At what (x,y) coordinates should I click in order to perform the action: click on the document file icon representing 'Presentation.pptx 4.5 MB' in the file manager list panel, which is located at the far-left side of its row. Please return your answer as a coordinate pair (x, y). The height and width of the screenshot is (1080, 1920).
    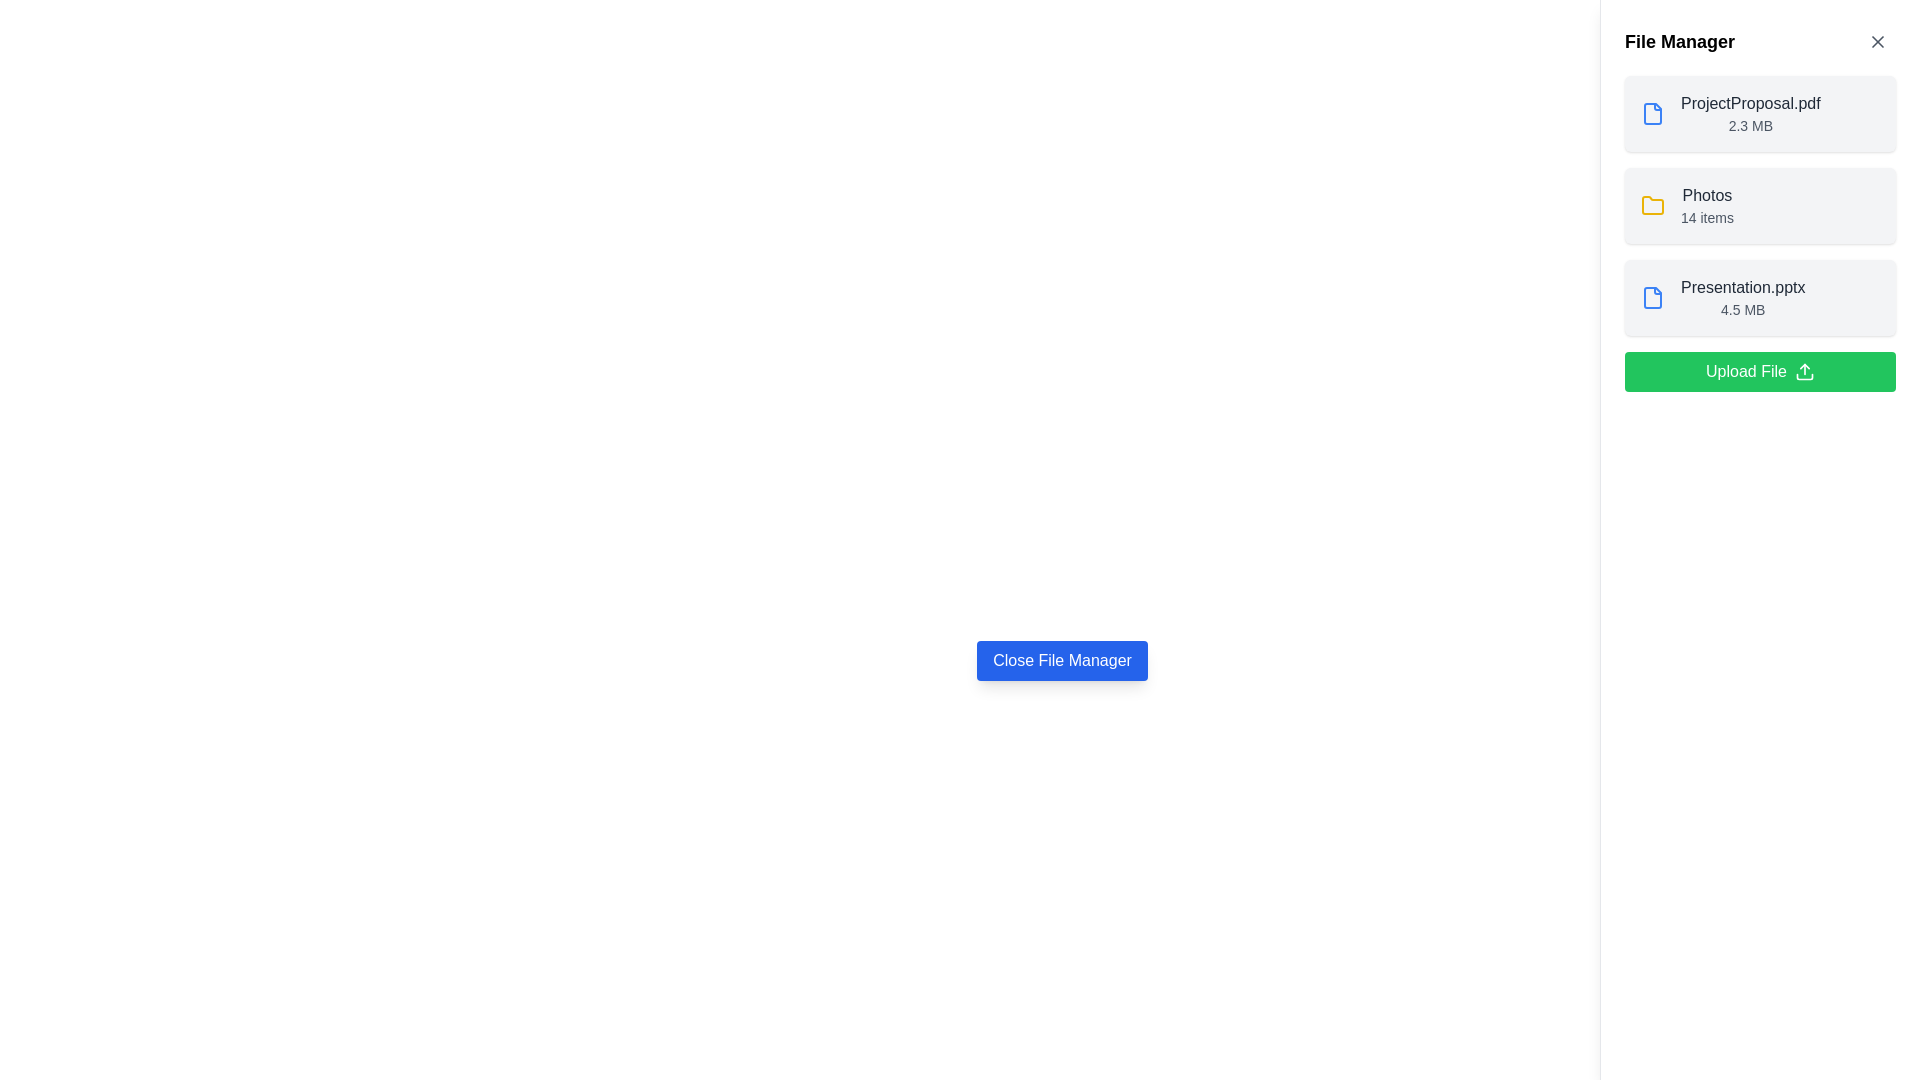
    Looking at the image, I should click on (1652, 297).